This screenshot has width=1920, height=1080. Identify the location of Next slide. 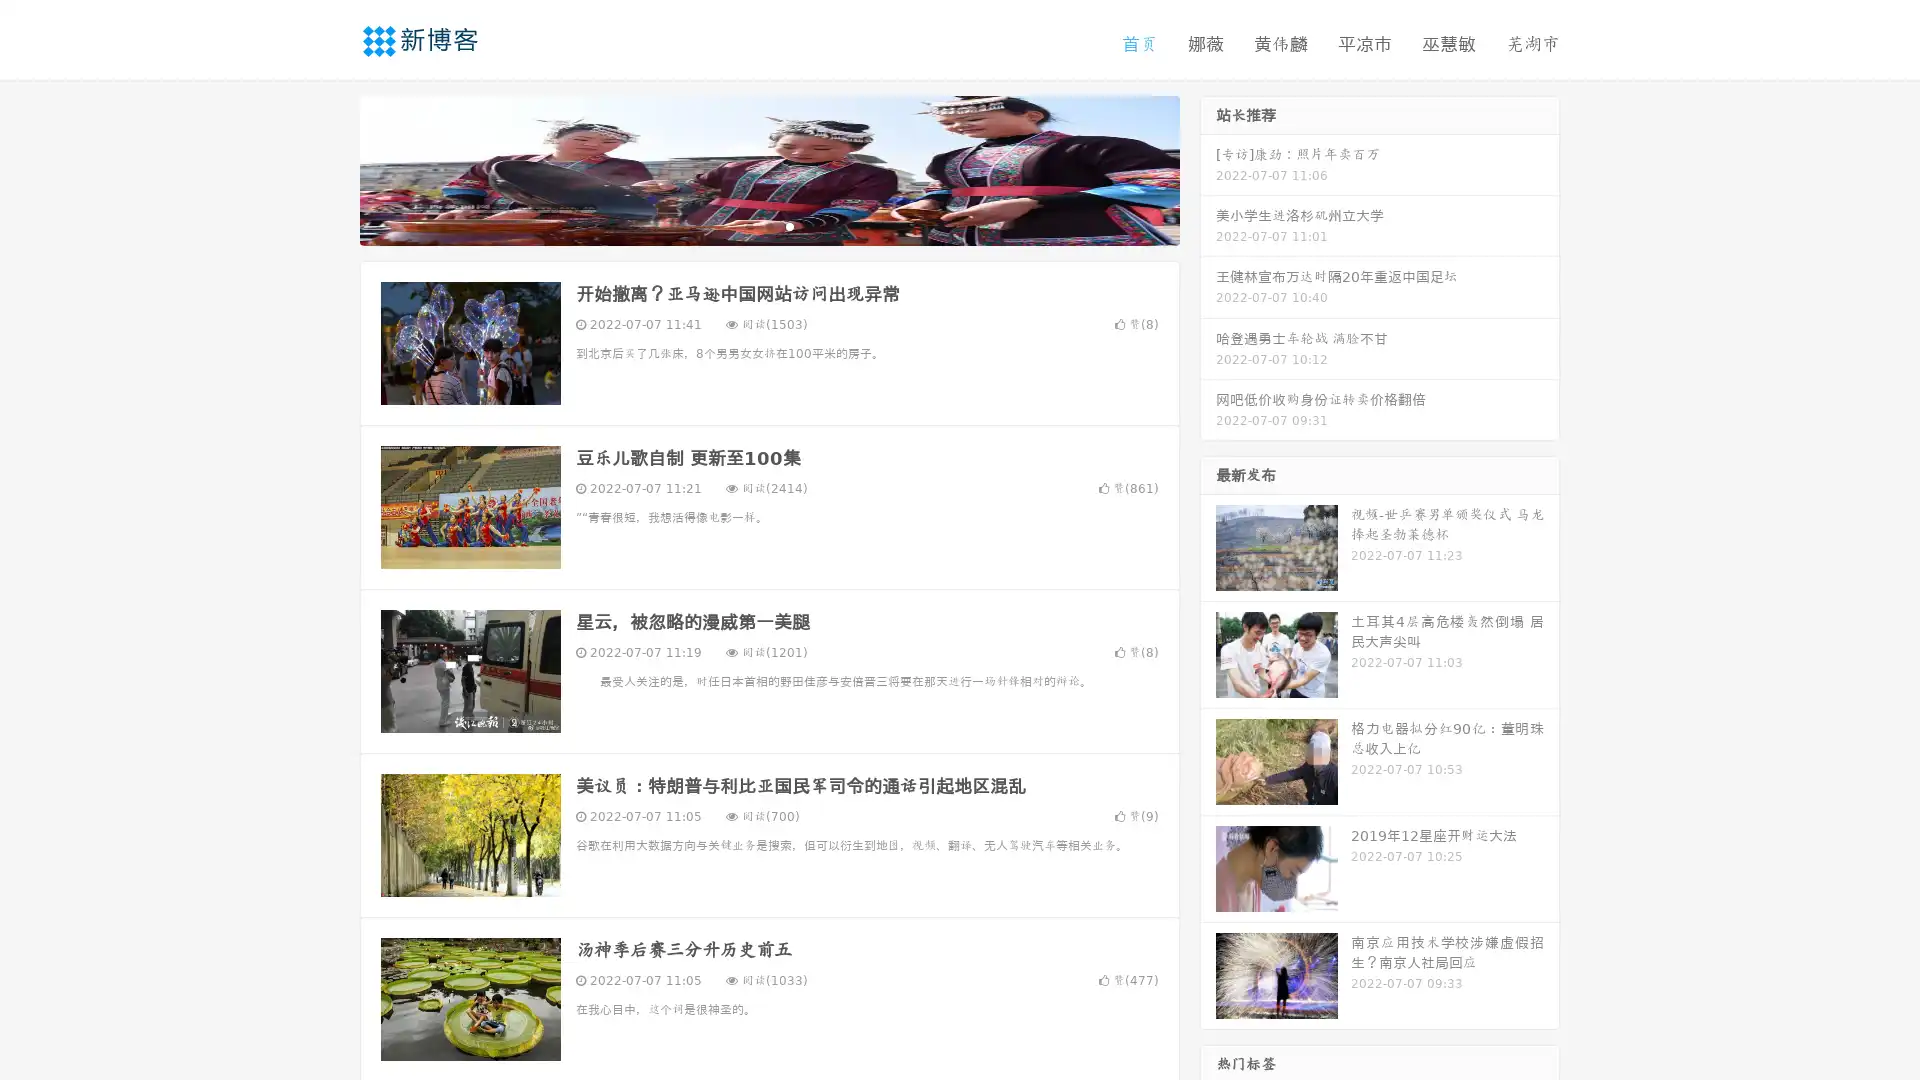
(1208, 168).